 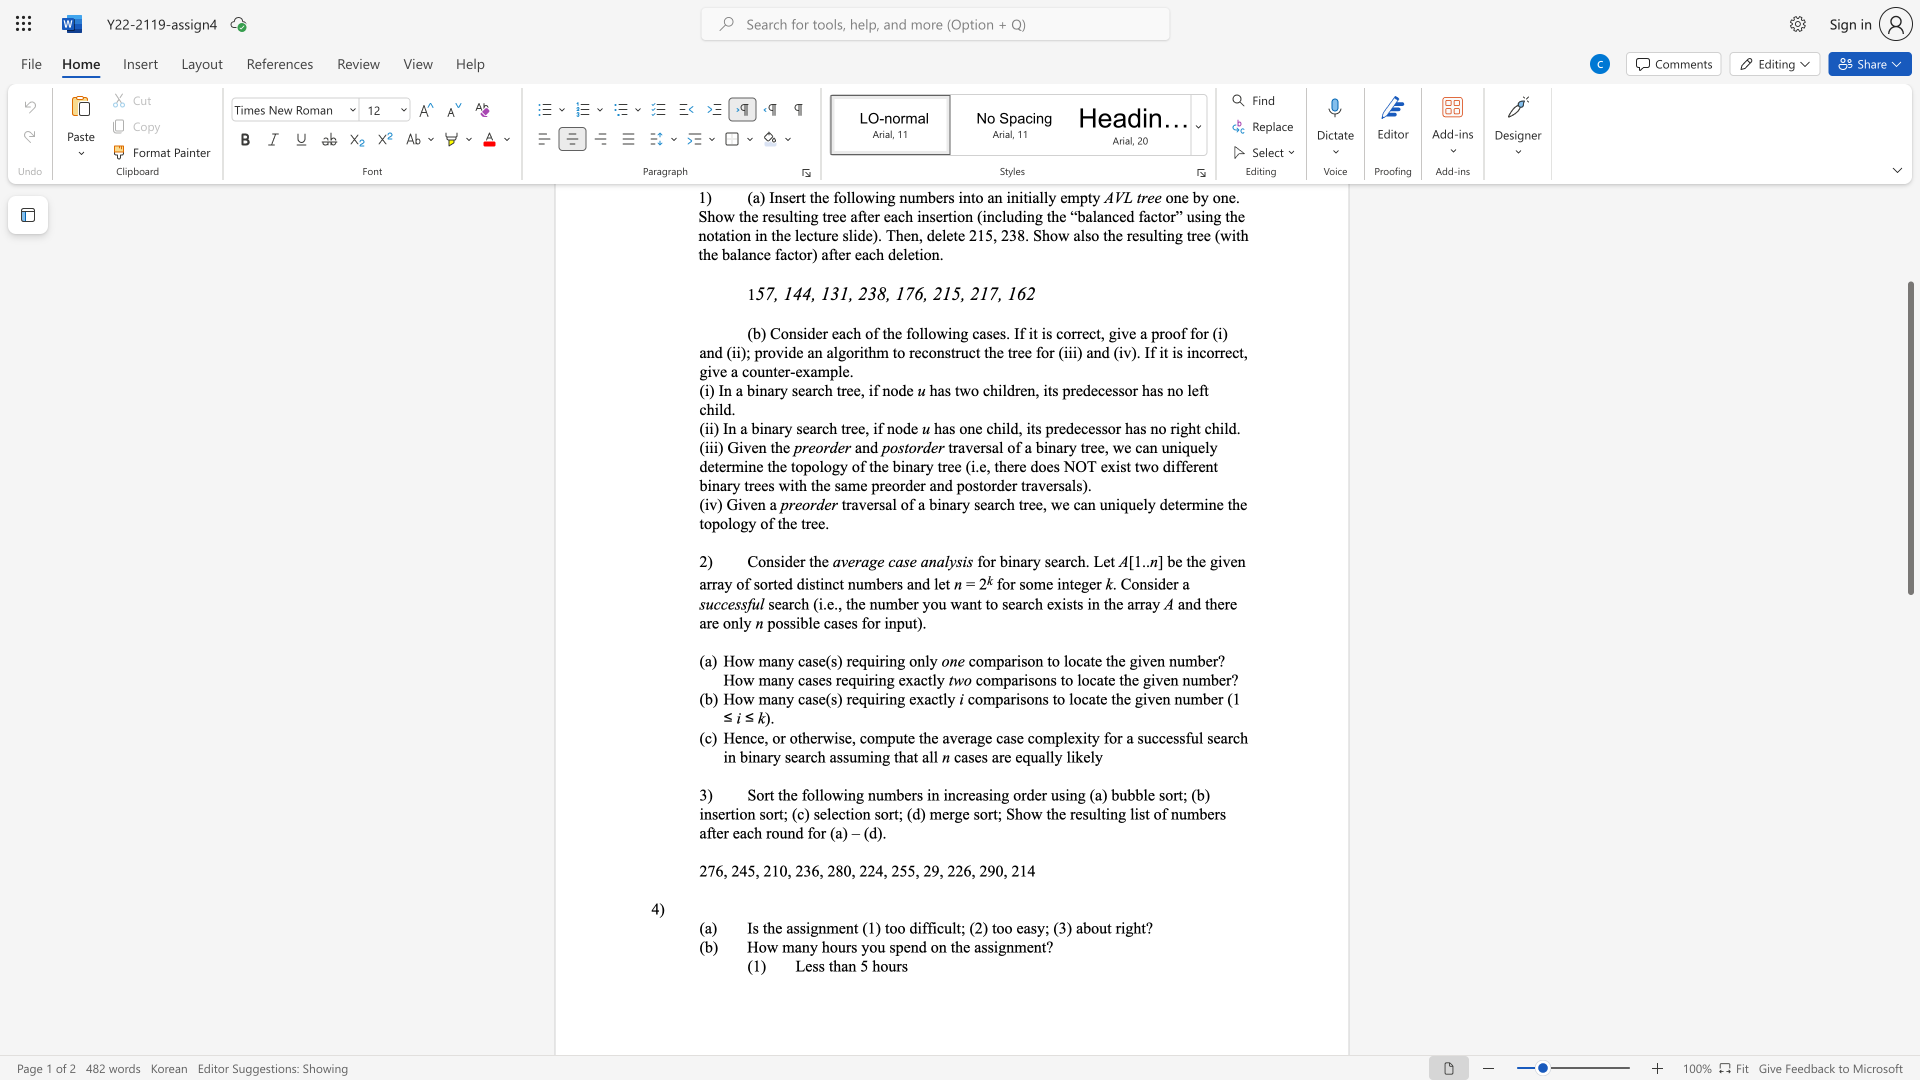 I want to click on the scrollbar and move down 150 pixels, so click(x=1909, y=437).